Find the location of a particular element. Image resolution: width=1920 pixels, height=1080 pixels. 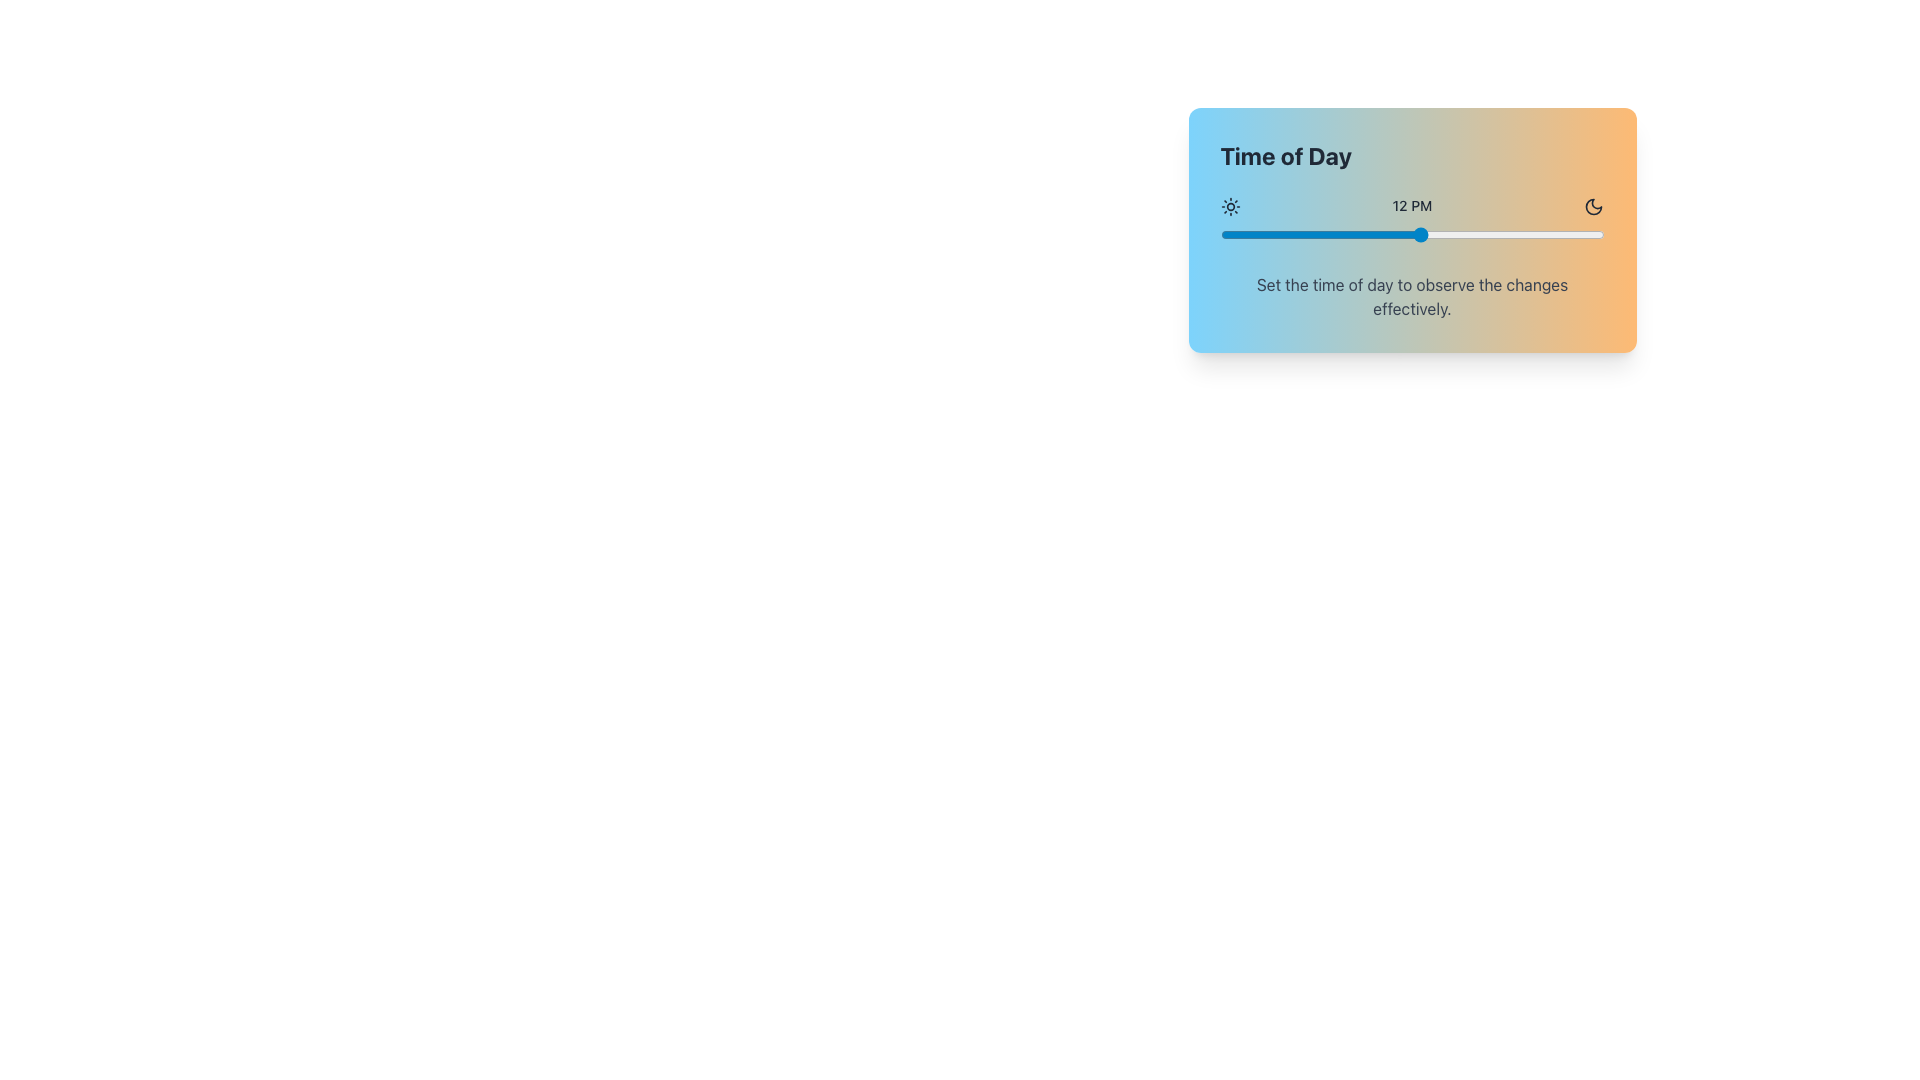

time of day is located at coordinates (1320, 234).